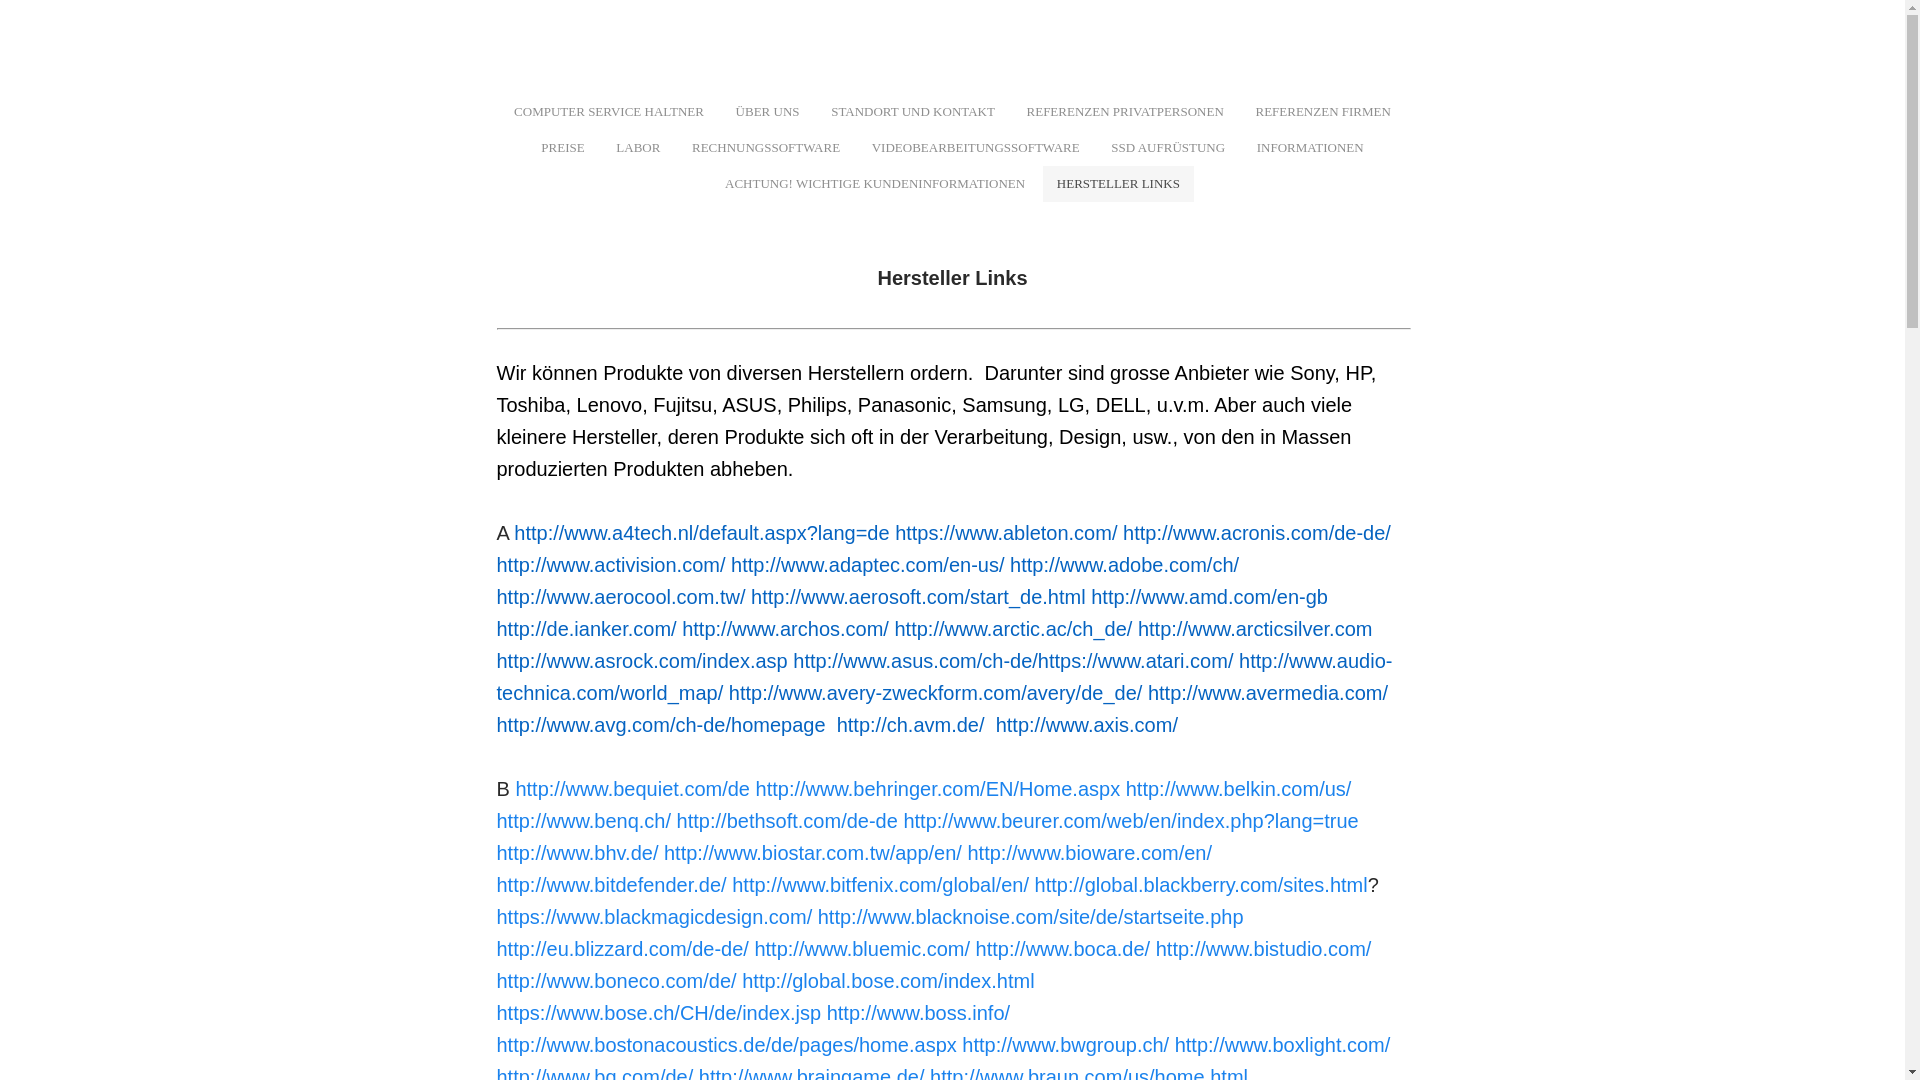 The image size is (1920, 1080). I want to click on 'http://www.a4tech.nl/default.aspx?lang=de', so click(701, 531).